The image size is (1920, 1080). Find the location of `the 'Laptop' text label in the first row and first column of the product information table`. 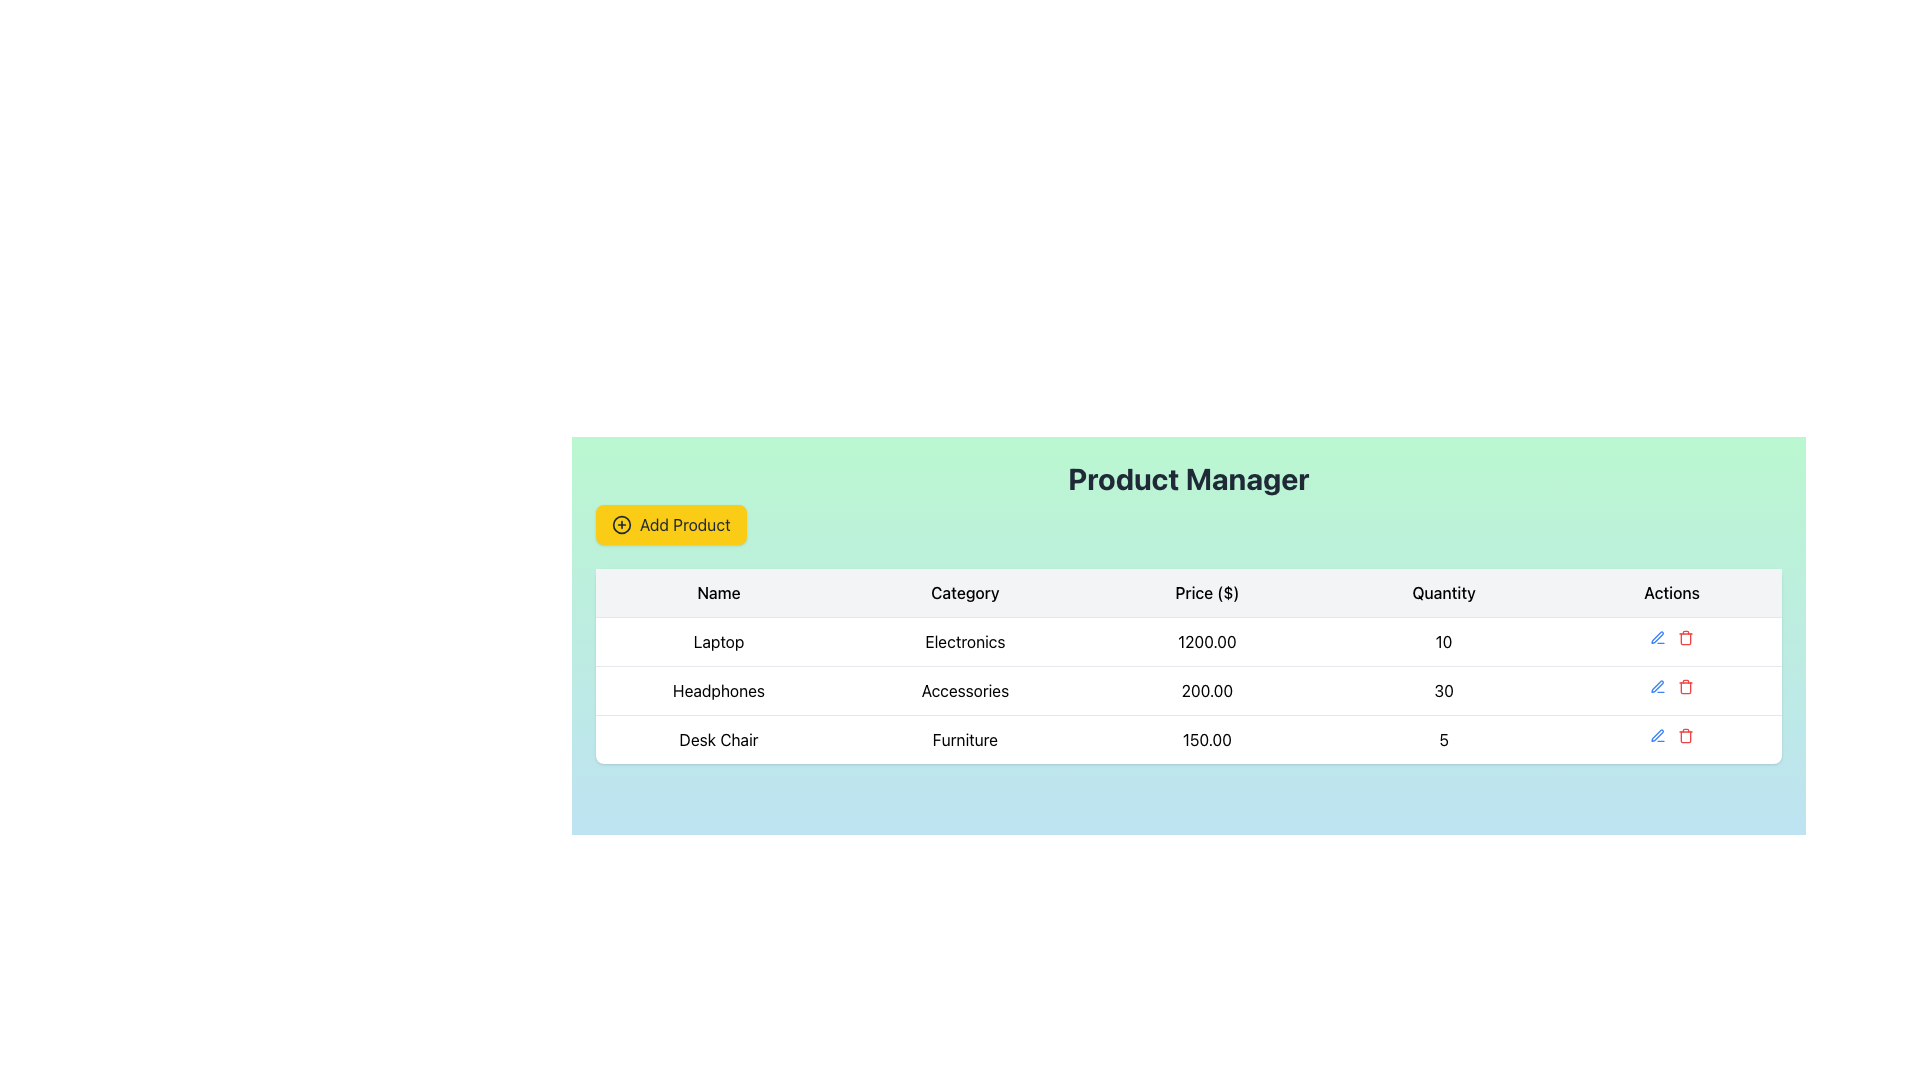

the 'Laptop' text label in the first row and first column of the product information table is located at coordinates (719, 641).